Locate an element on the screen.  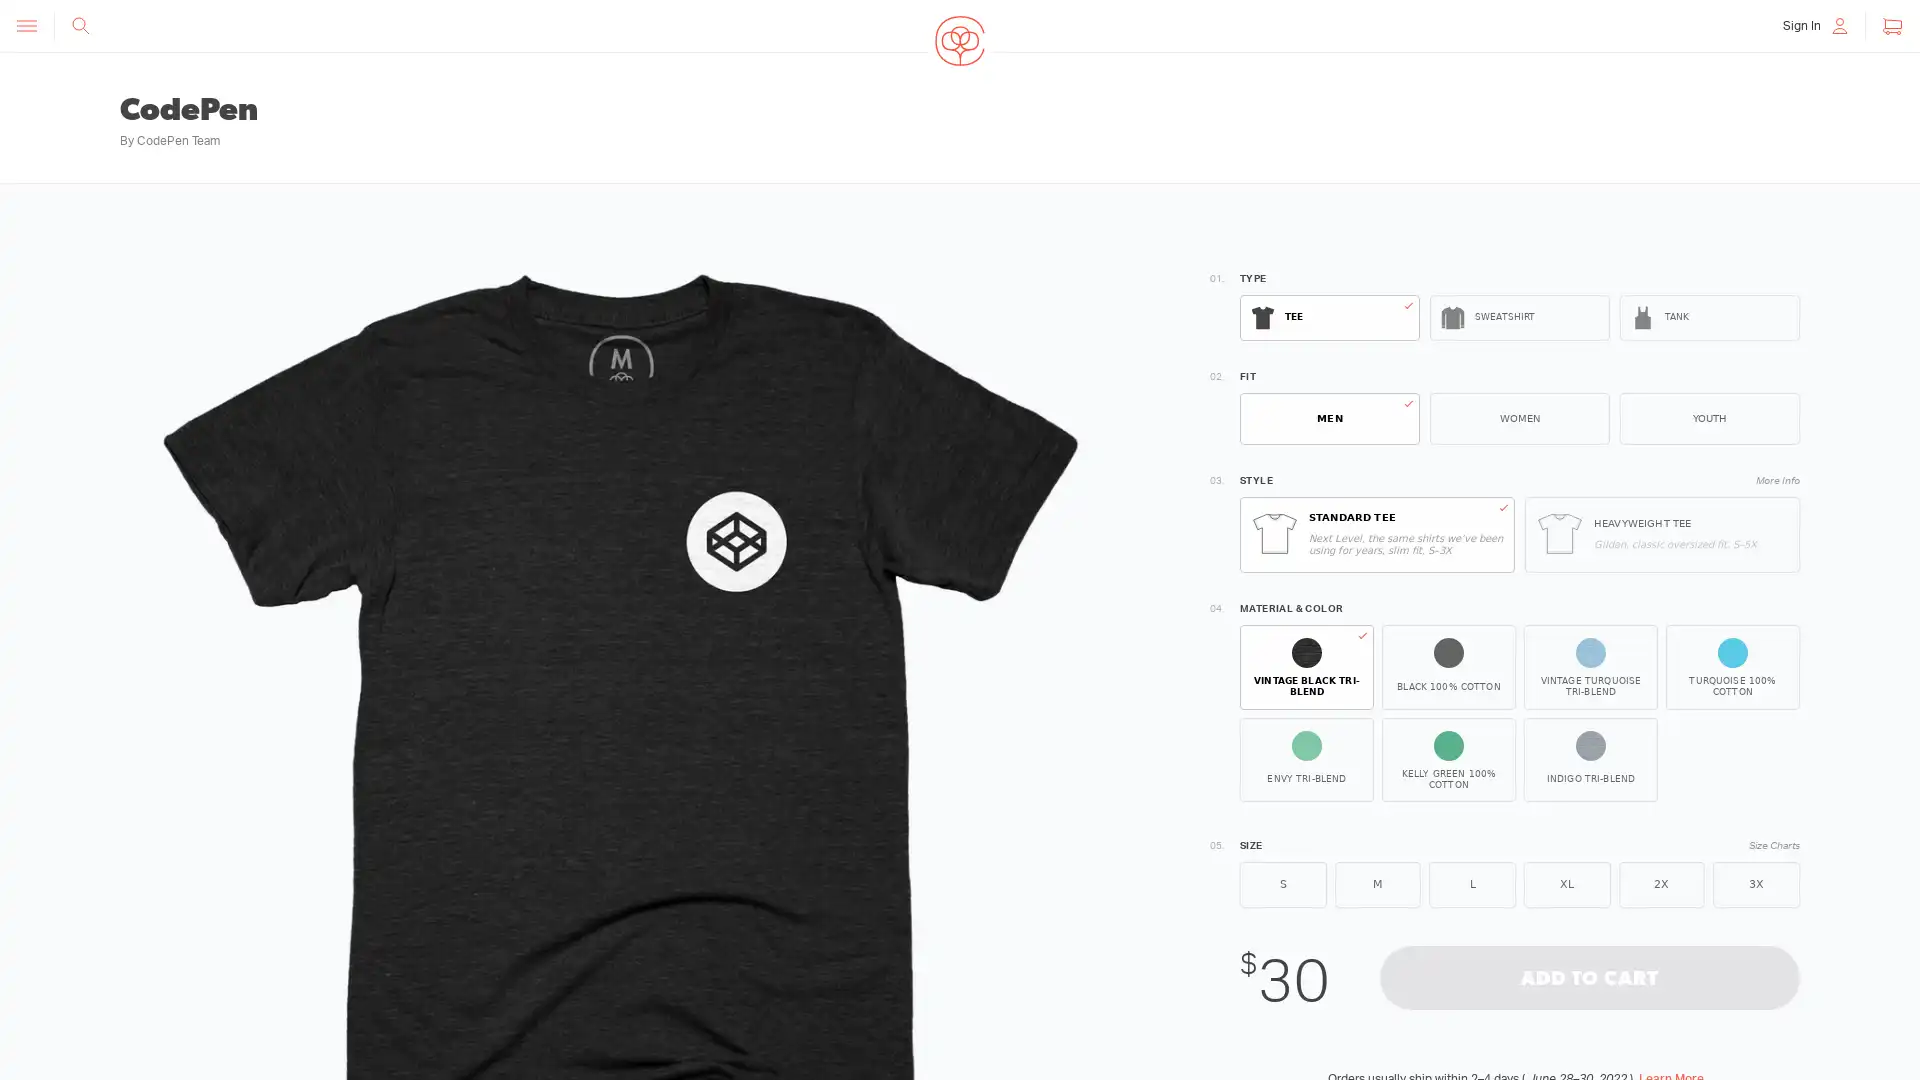
TEE is located at coordinates (1329, 316).